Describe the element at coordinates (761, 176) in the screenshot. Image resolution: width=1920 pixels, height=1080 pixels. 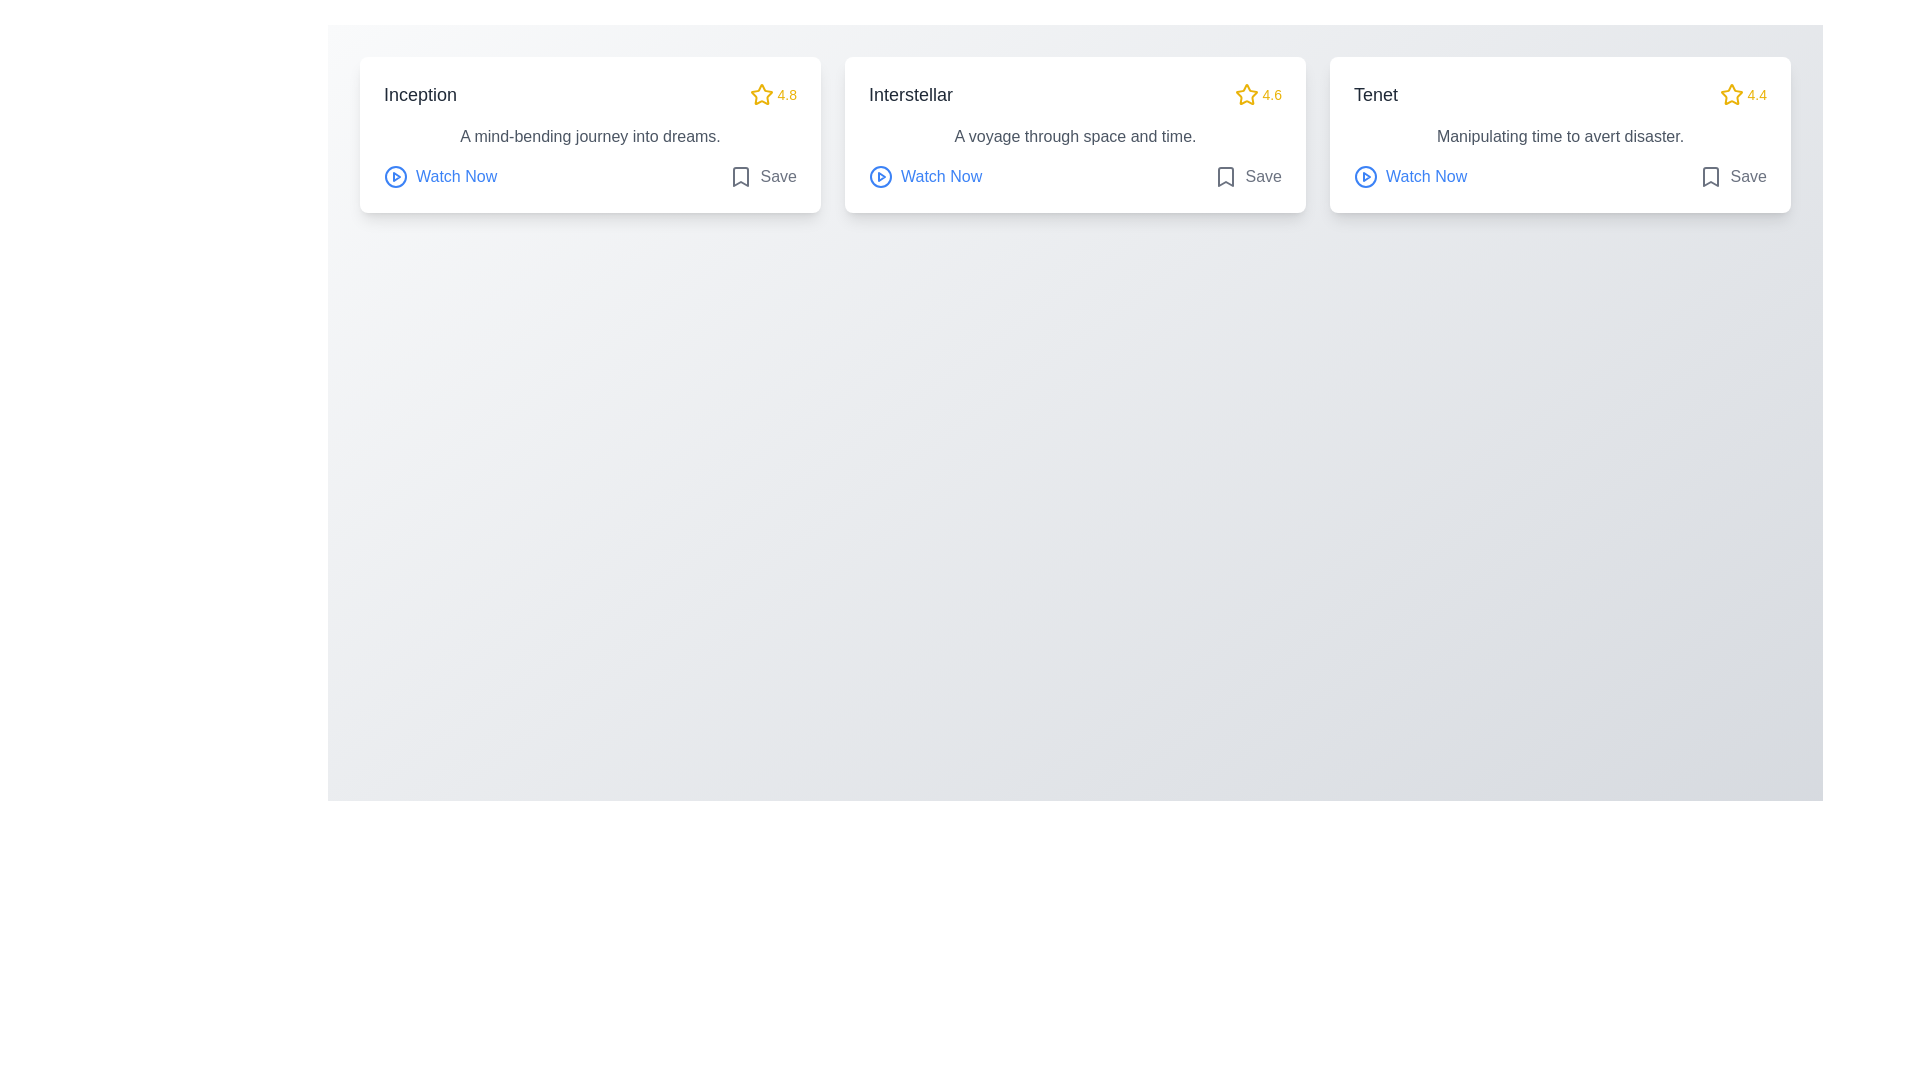
I see `the 'Save' button for the movie 'Inception' to change its color` at that location.